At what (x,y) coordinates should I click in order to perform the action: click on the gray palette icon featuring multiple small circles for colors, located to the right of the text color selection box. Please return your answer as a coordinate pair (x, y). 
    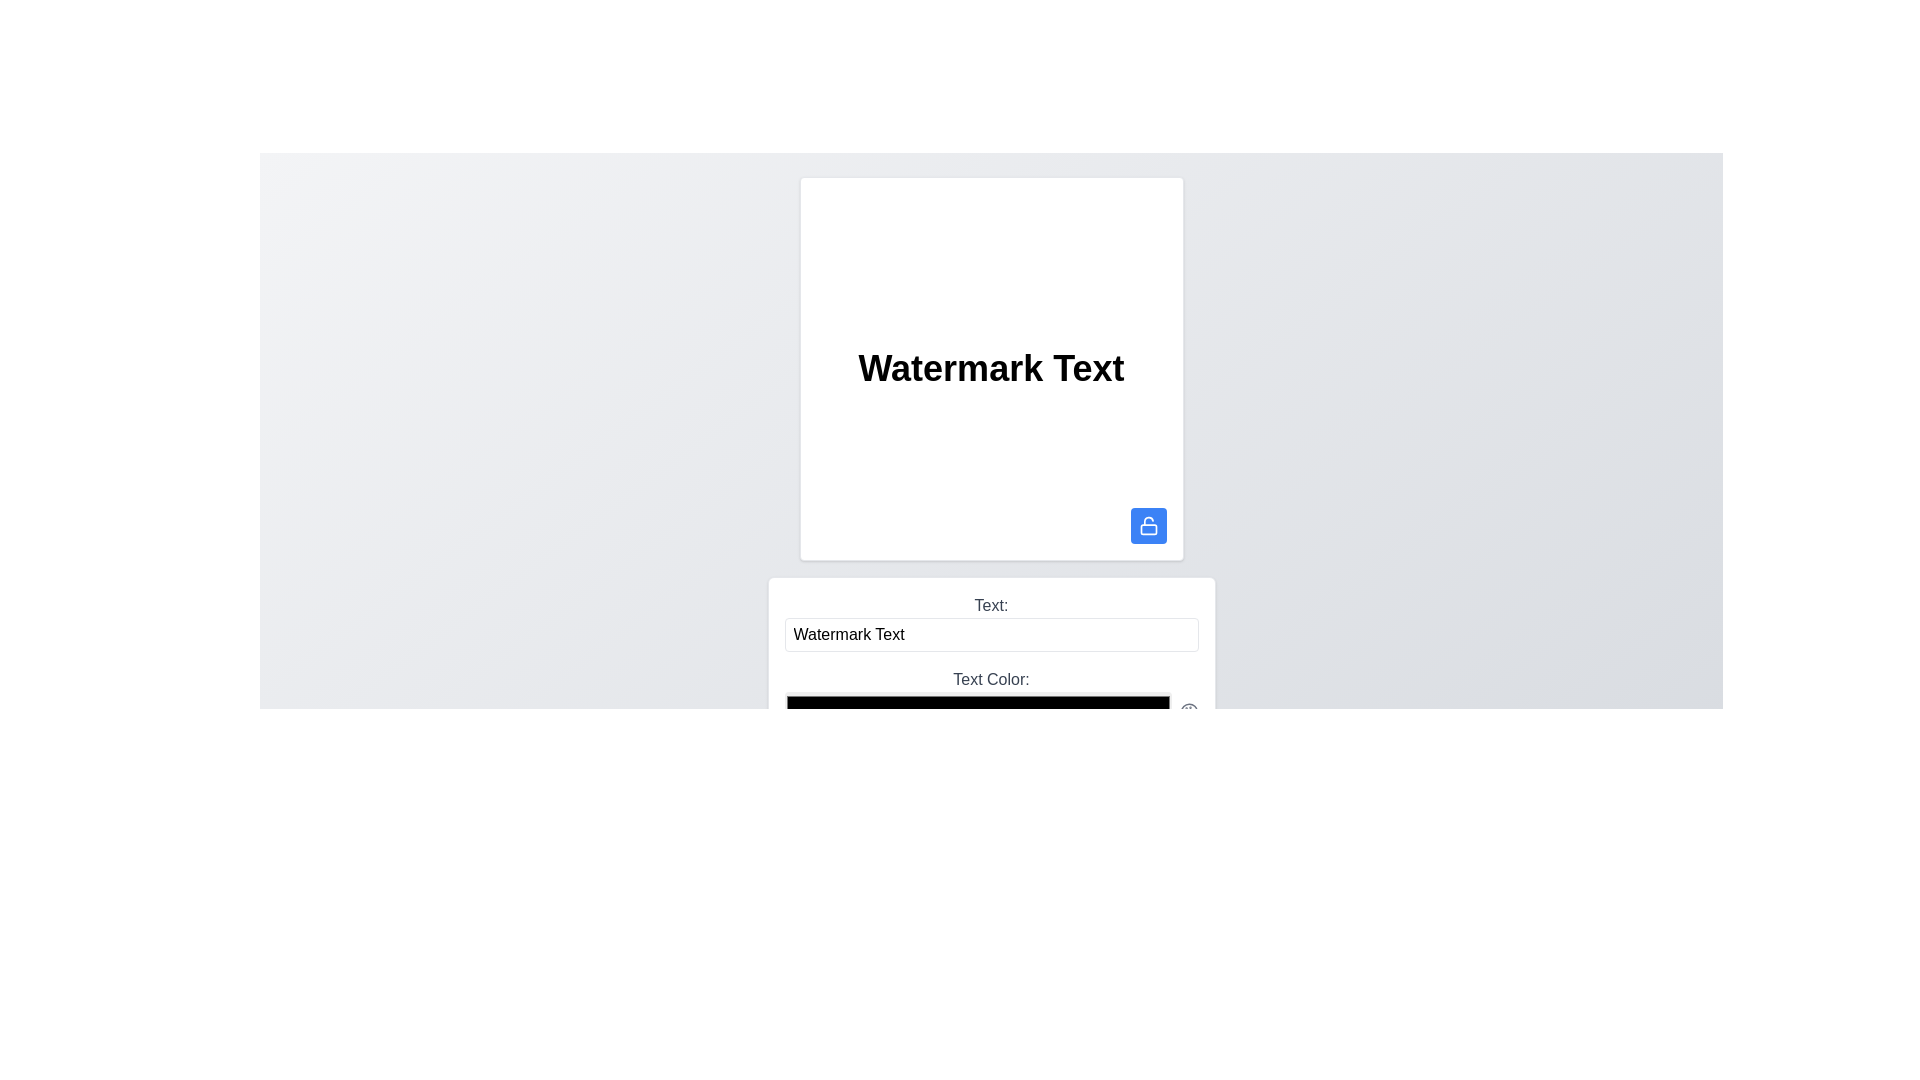
    Looking at the image, I should click on (1189, 711).